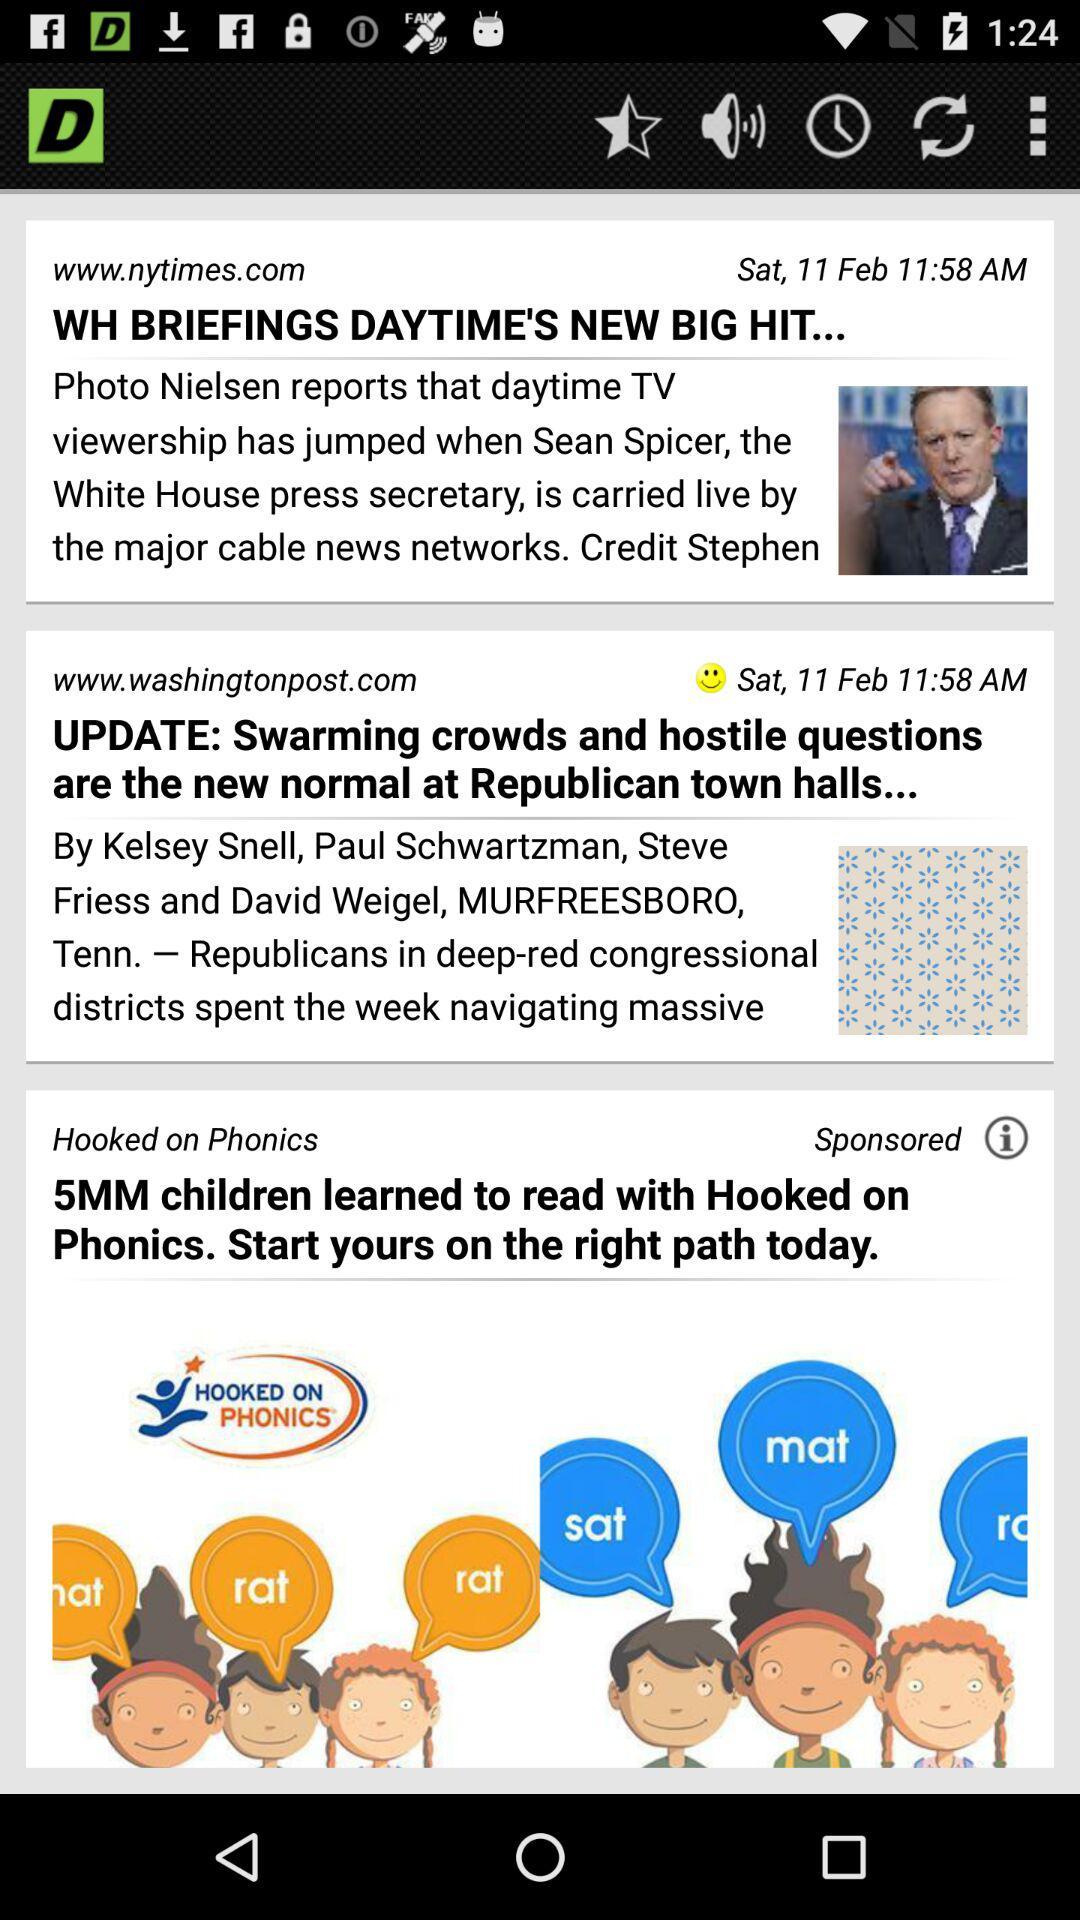 The height and width of the screenshot is (1920, 1080). I want to click on by kelsey snell, so click(437, 928).